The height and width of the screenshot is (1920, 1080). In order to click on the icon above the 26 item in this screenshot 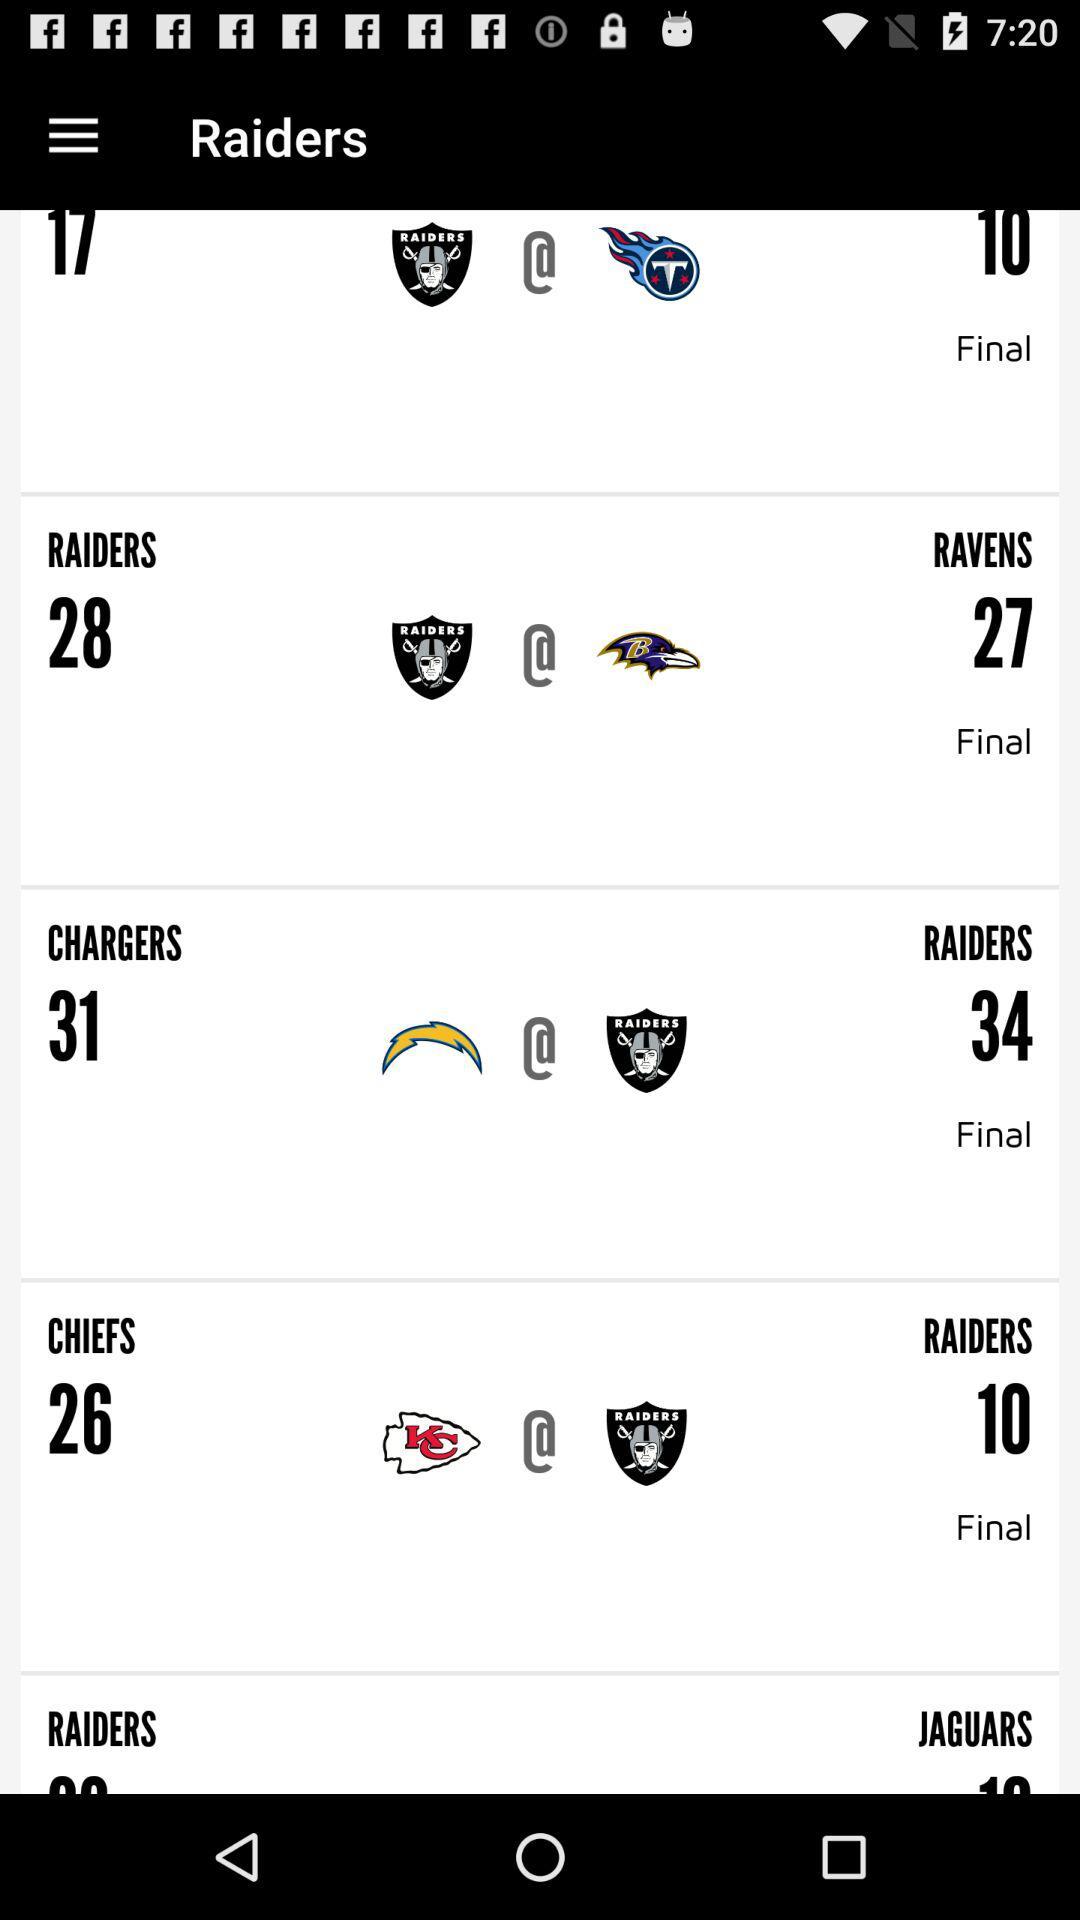, I will do `click(288, 1323)`.